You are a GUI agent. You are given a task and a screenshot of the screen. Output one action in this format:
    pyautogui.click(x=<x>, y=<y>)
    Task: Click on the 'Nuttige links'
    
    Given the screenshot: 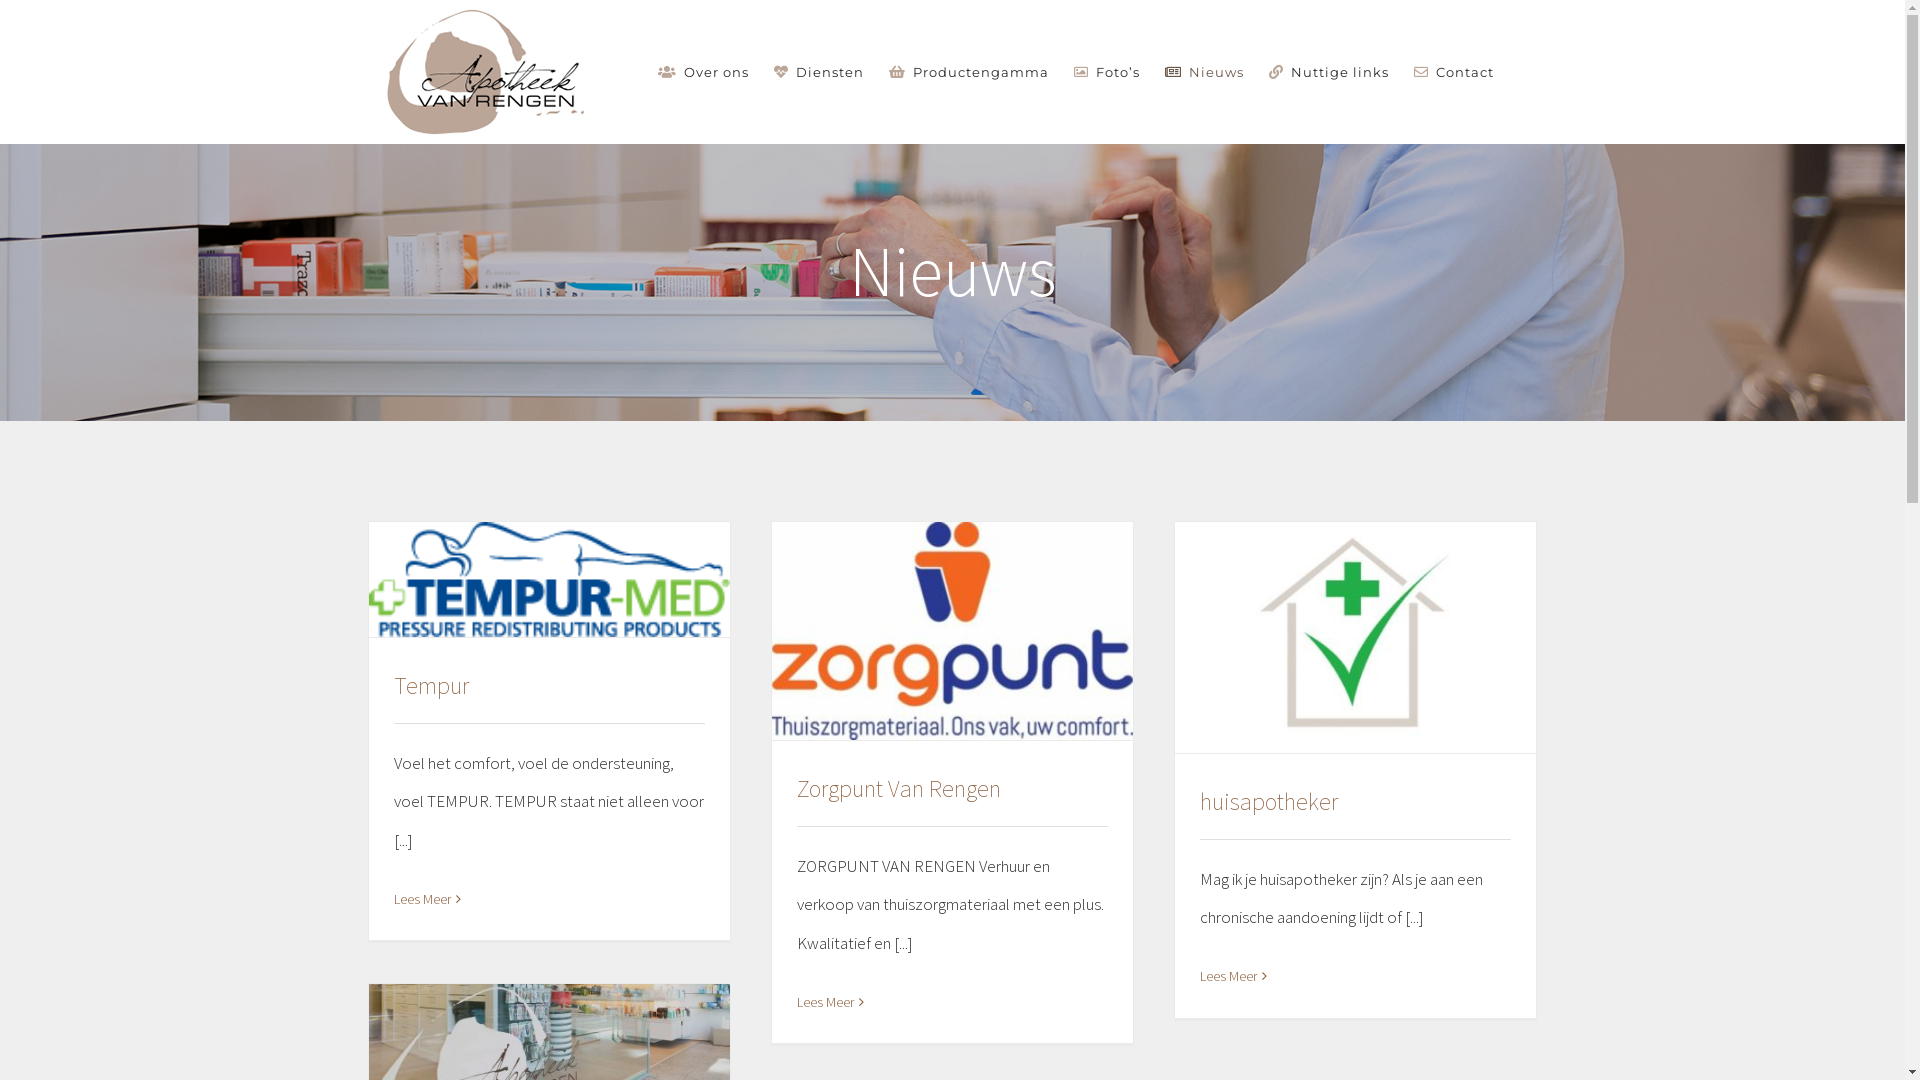 What is the action you would take?
    pyautogui.click(x=1329, y=71)
    